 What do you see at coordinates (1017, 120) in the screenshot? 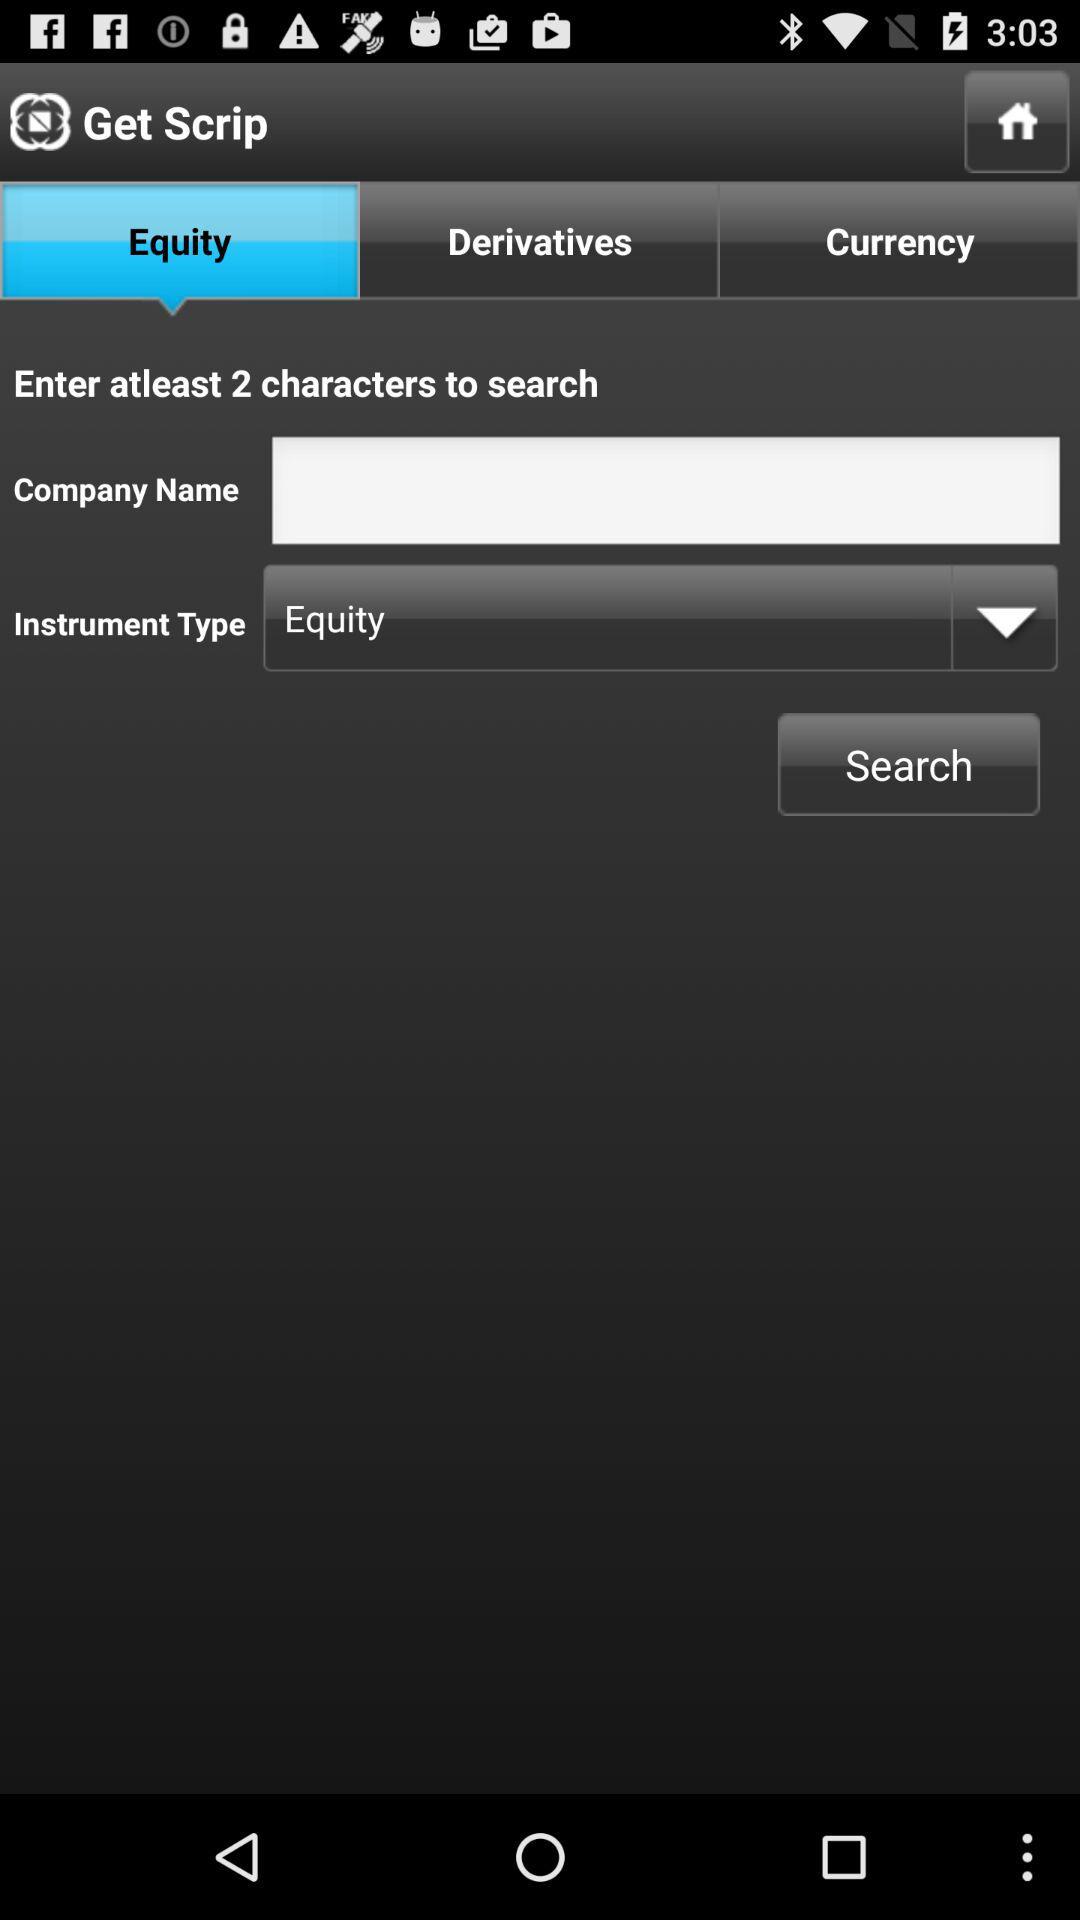
I see `home` at bounding box center [1017, 120].